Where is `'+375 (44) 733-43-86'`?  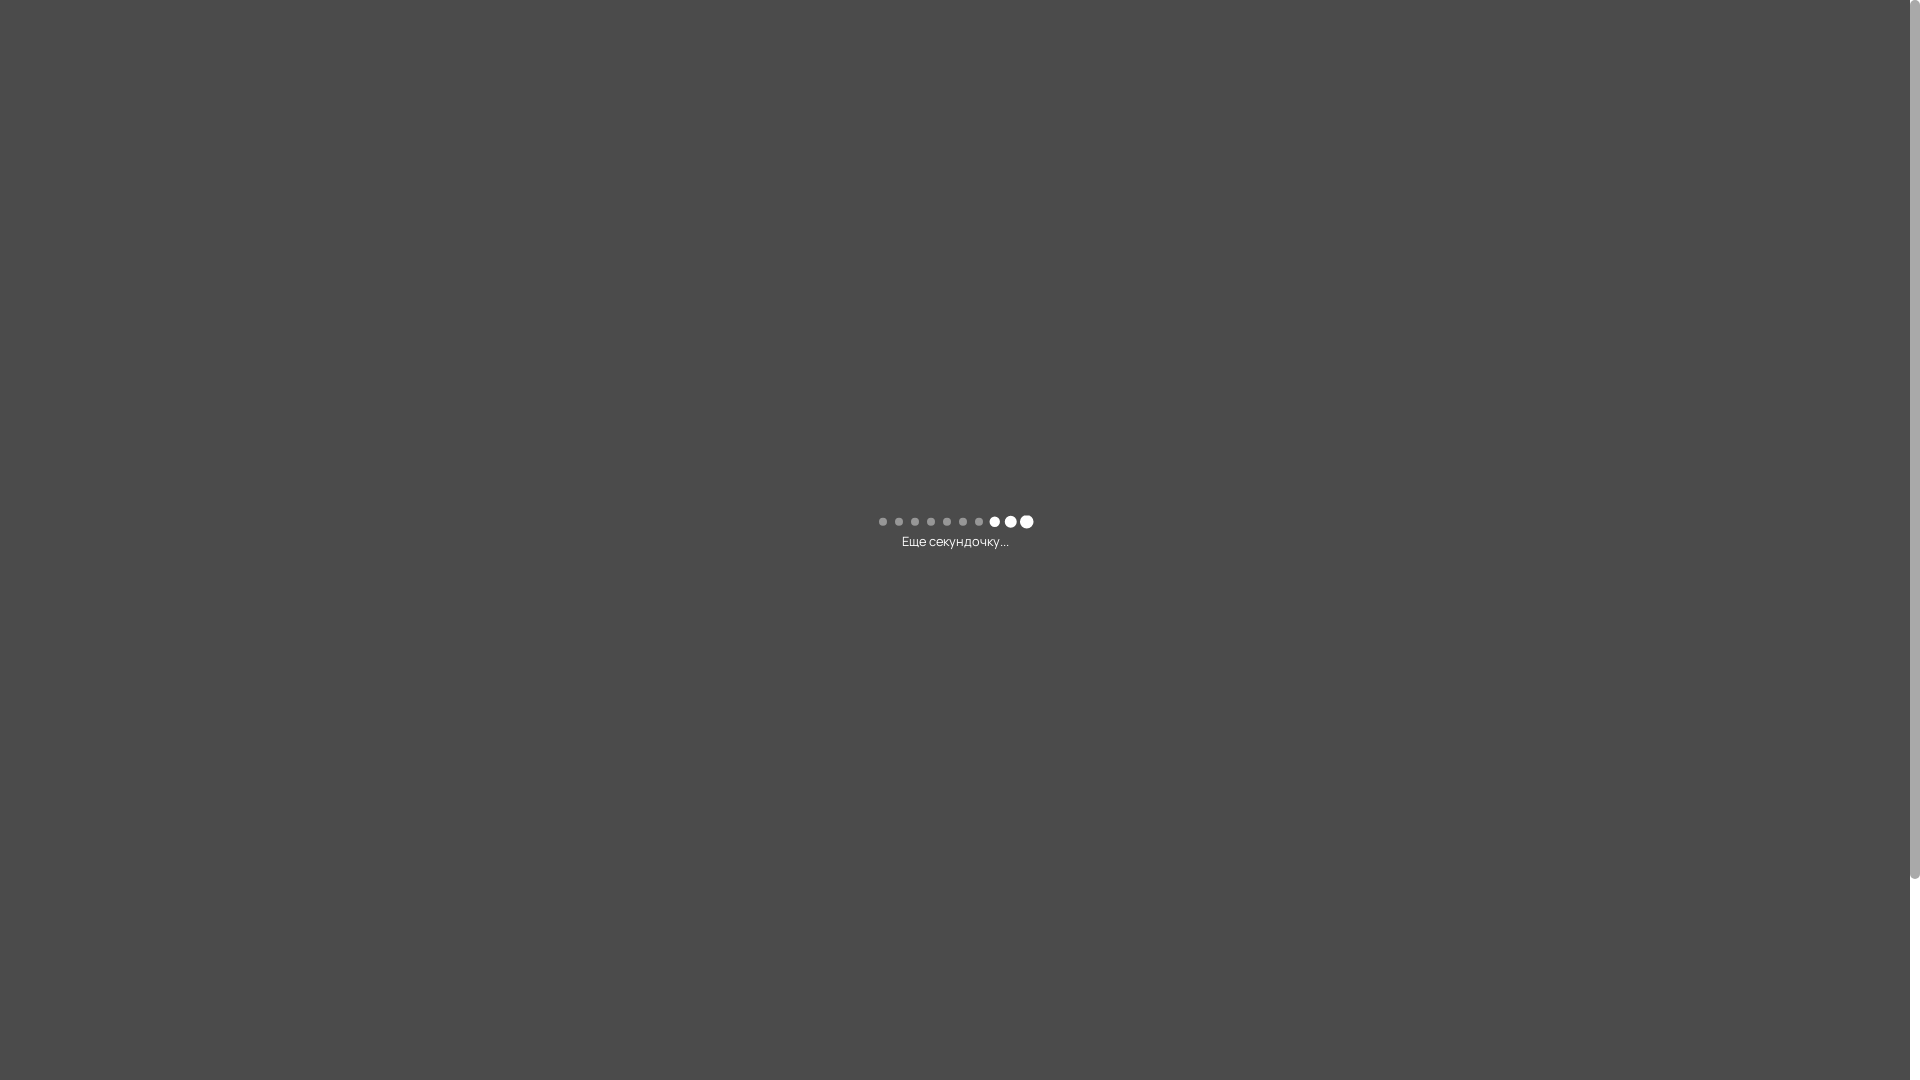
'+375 (44) 733-43-86' is located at coordinates (1475, 366).